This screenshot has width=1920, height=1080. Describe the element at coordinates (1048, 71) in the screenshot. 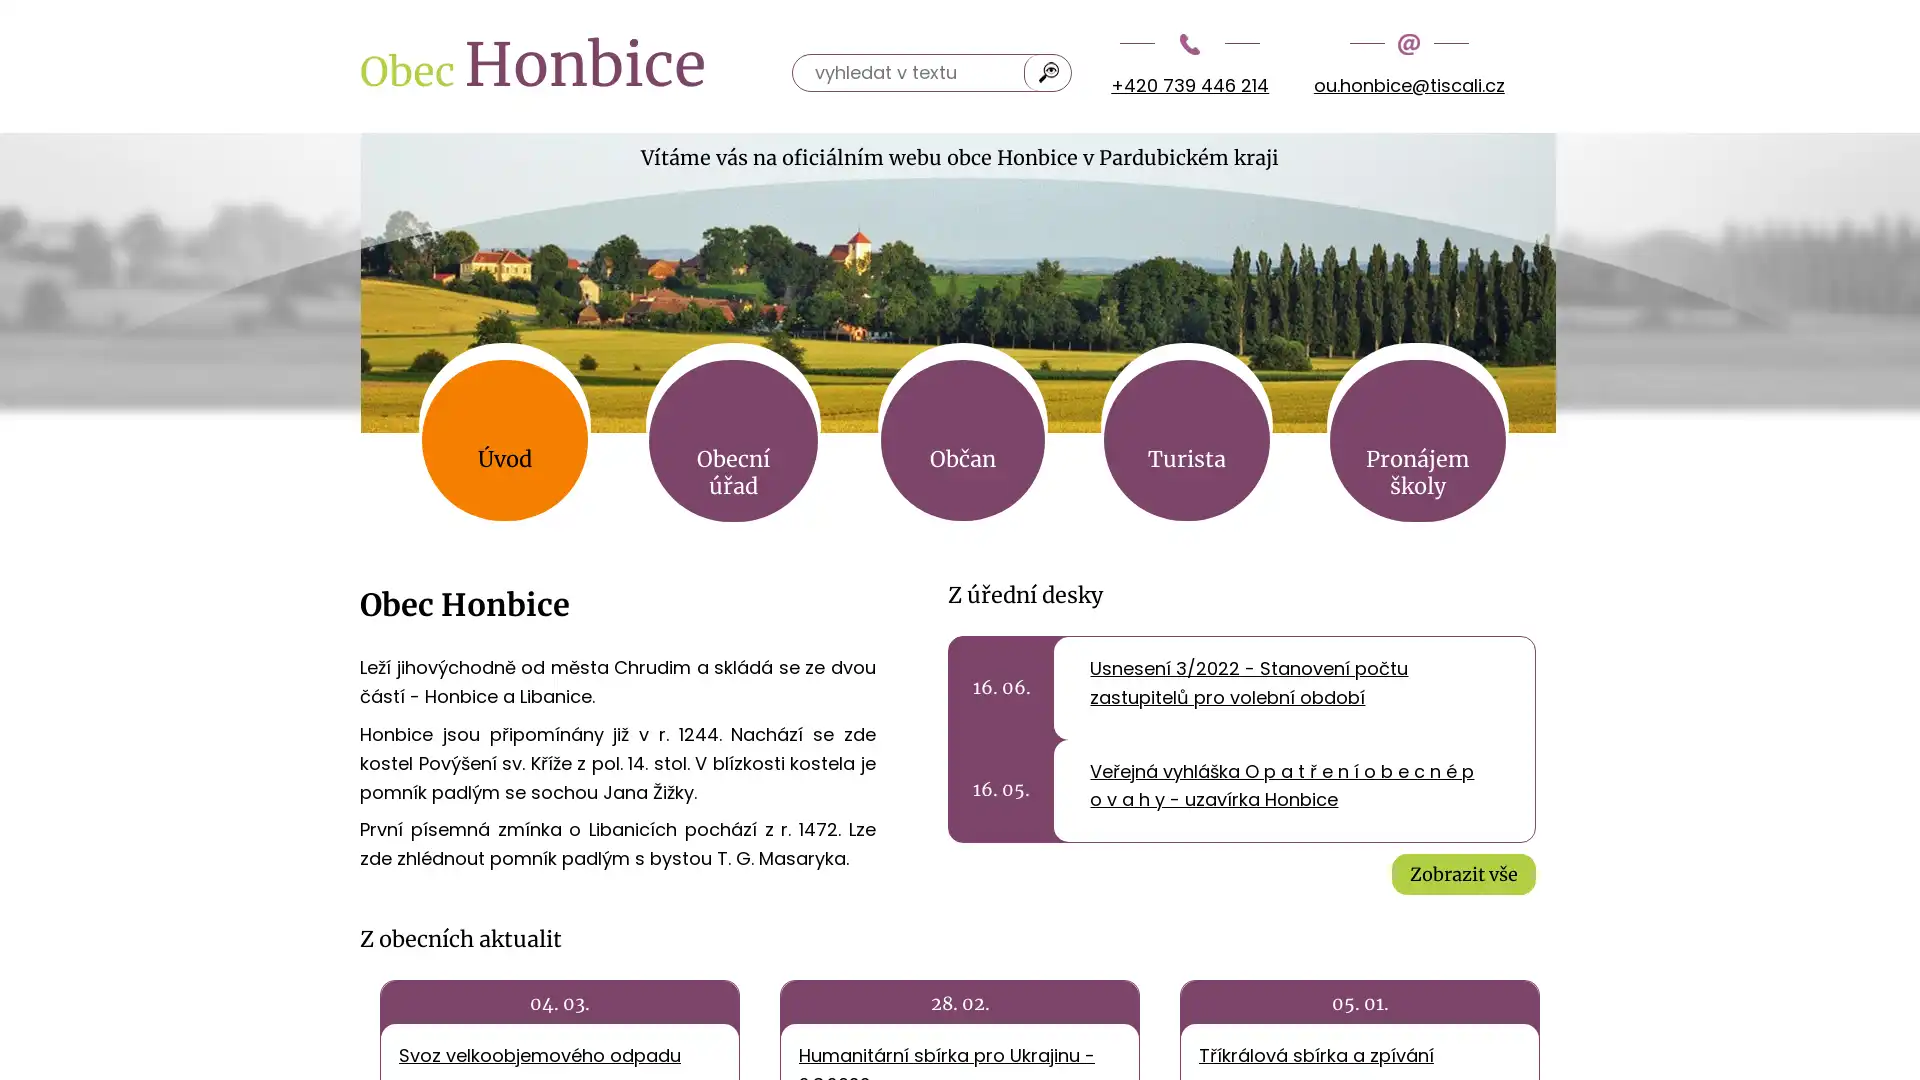

I see `Hledat` at that location.